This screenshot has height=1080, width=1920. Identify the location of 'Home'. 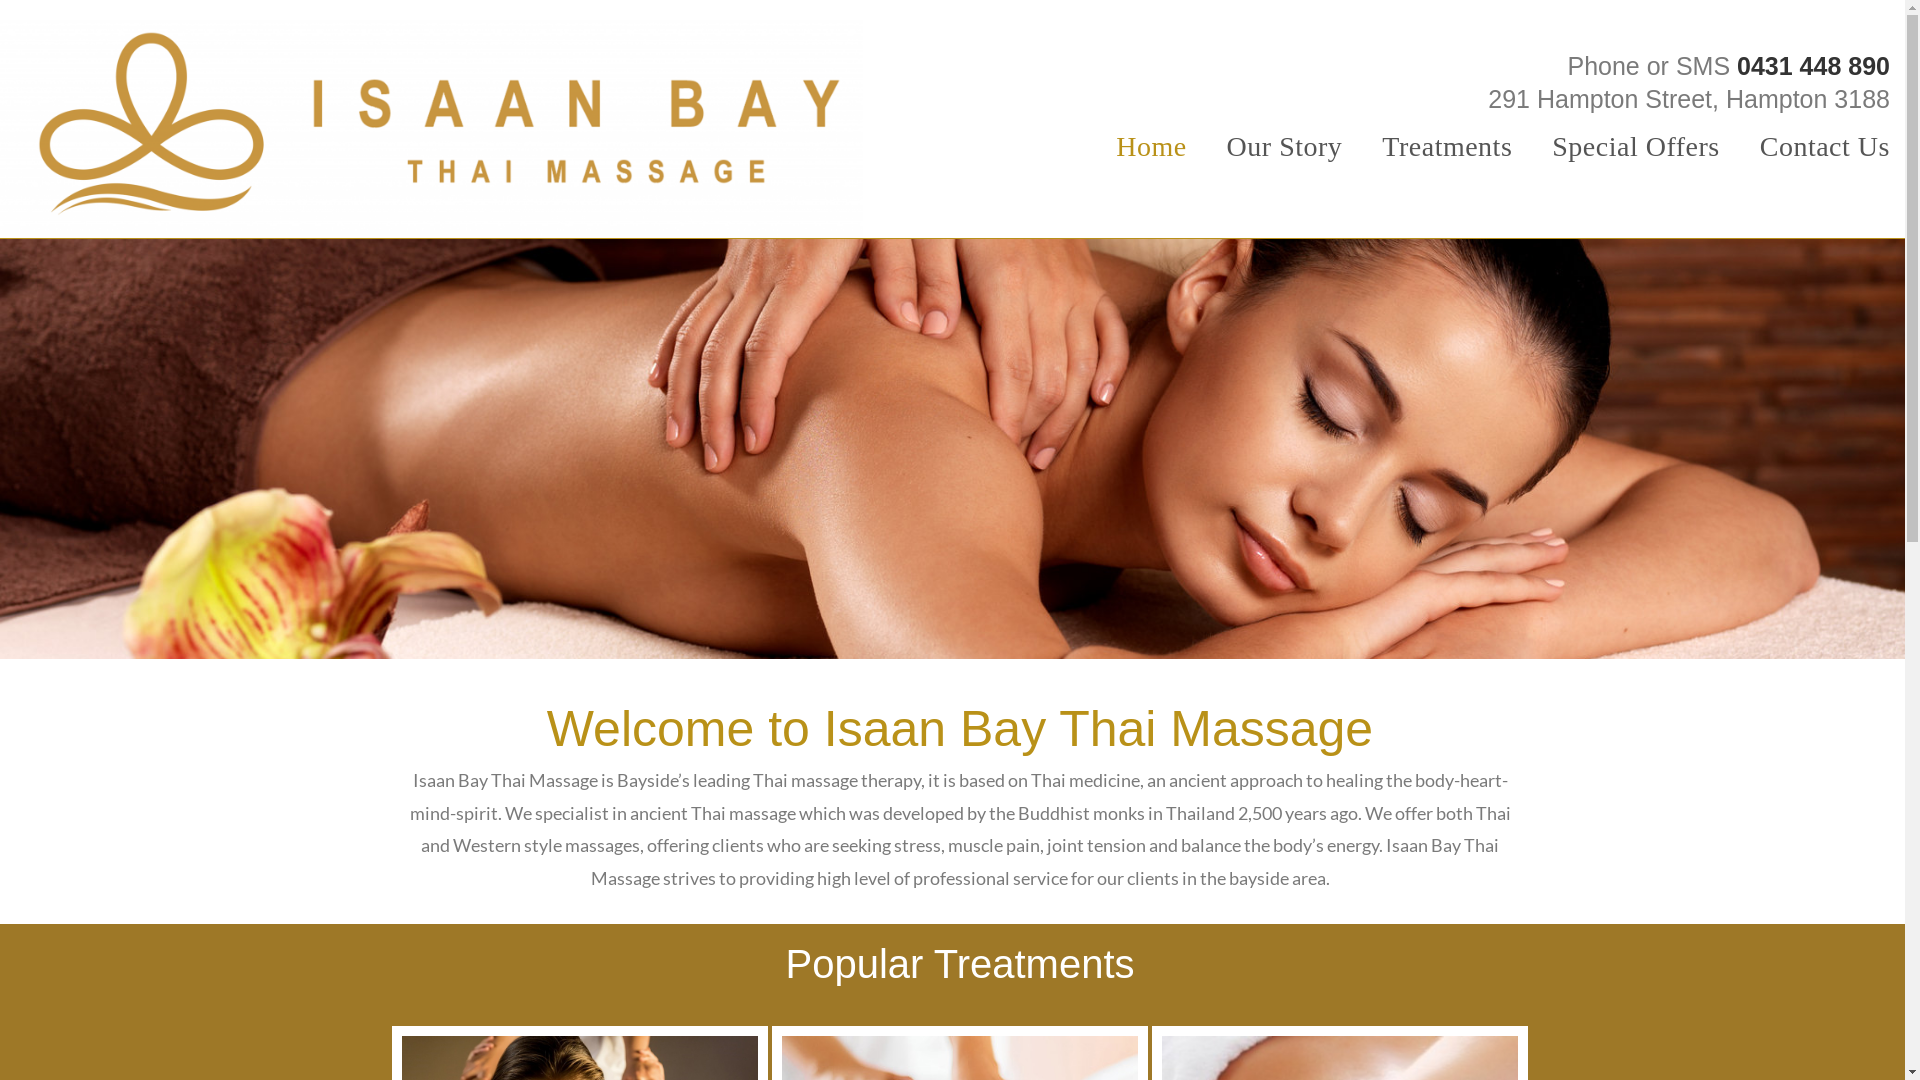
(1151, 145).